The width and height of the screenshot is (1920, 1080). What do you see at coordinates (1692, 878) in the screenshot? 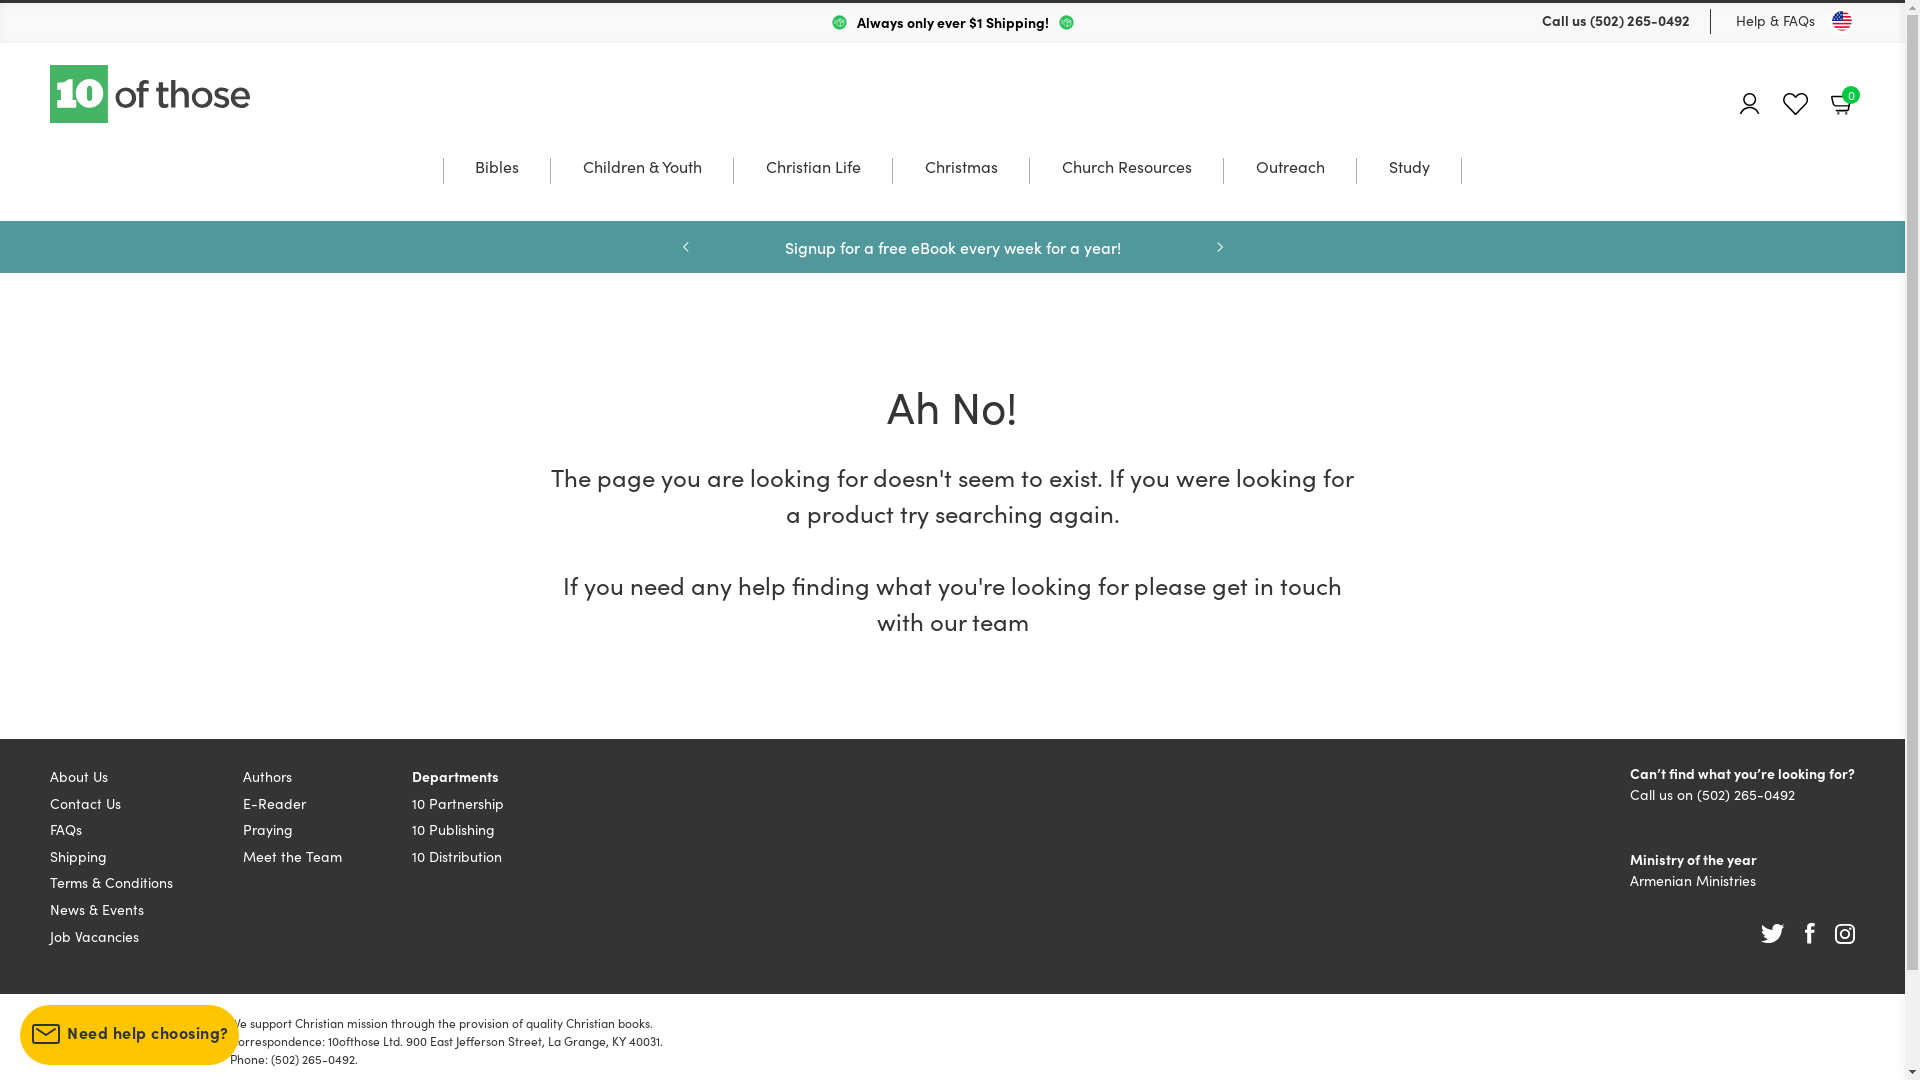
I see `'Armenian Ministries'` at bounding box center [1692, 878].